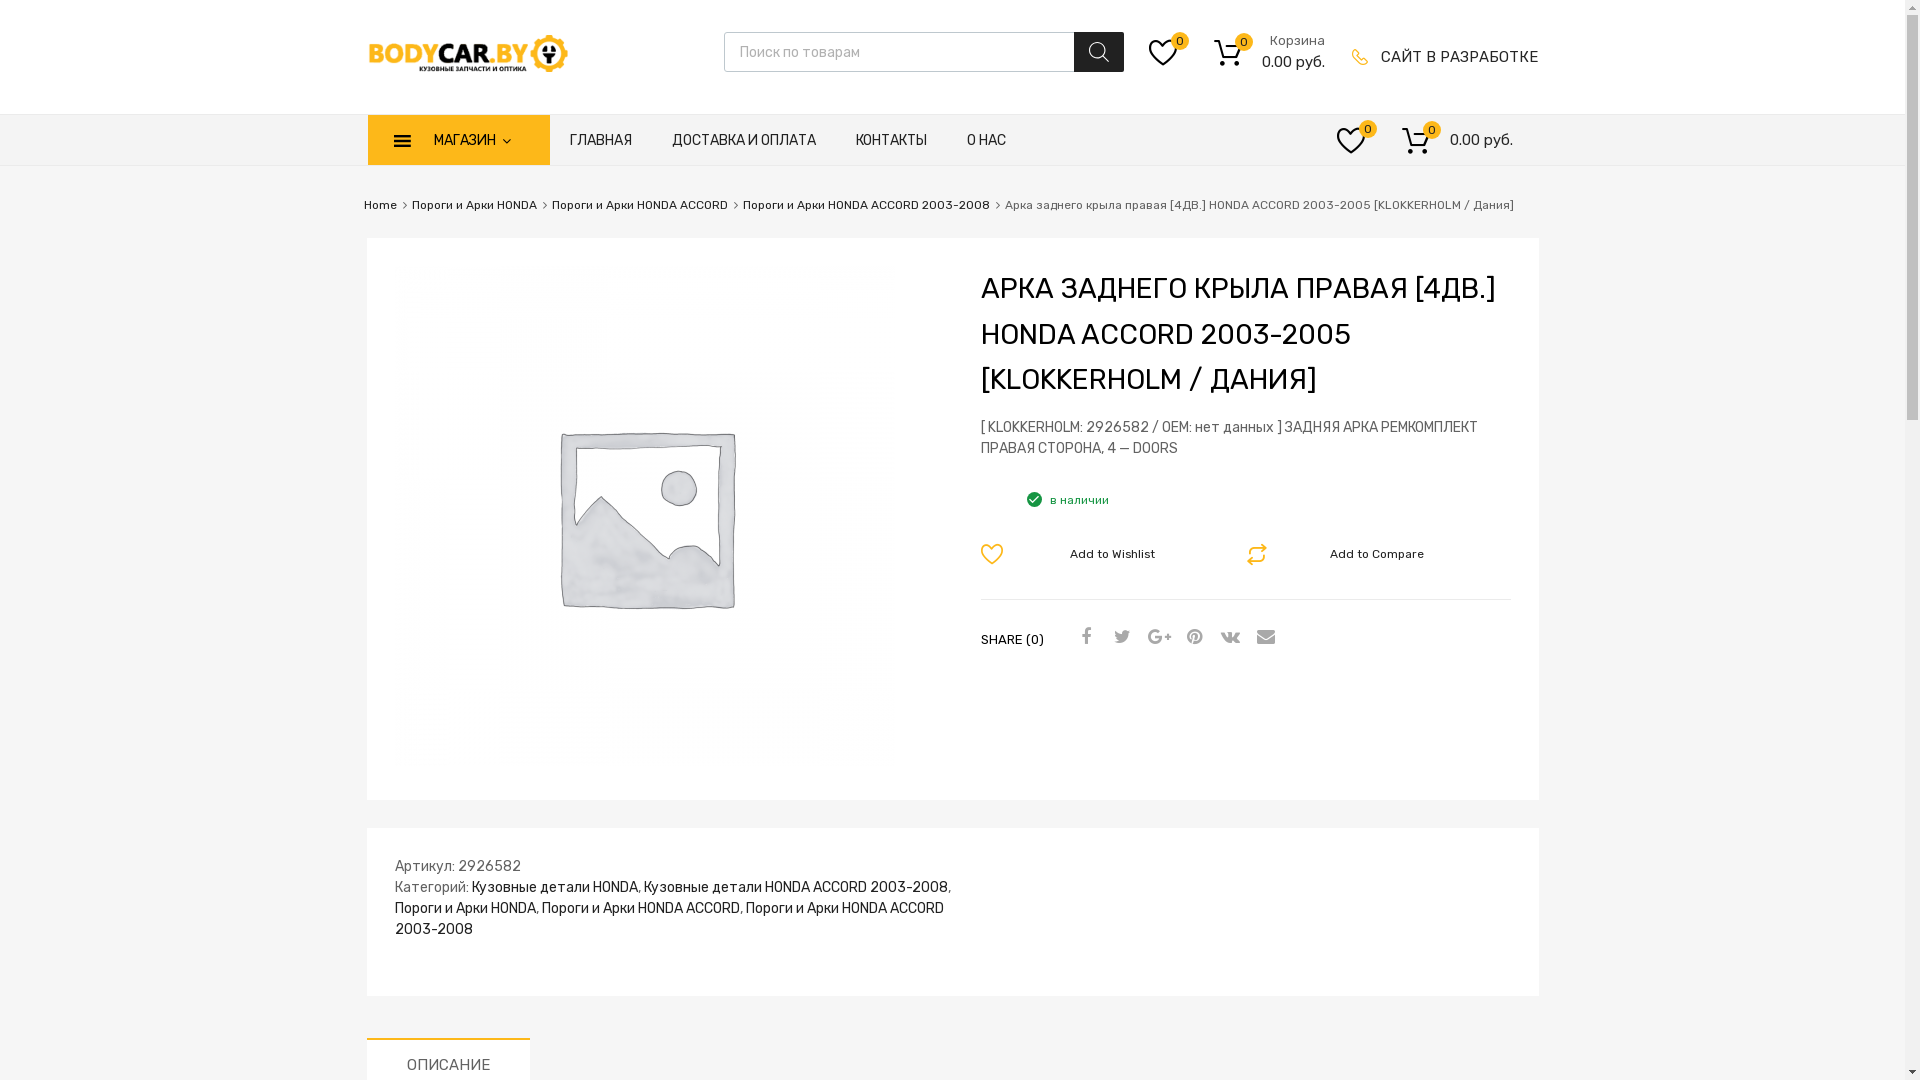  Describe the element at coordinates (1261, 637) in the screenshot. I see `'Email this article to a friend'` at that location.